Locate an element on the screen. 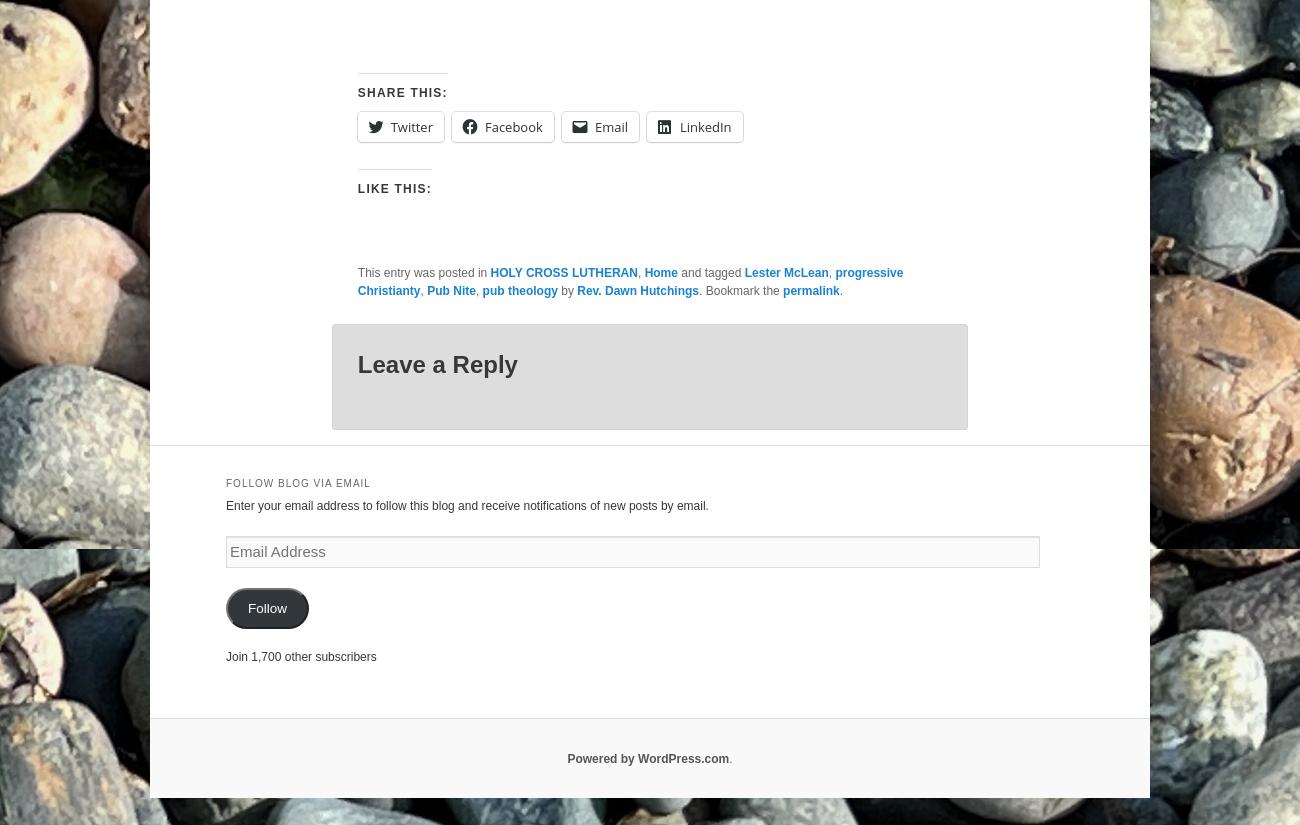 Image resolution: width=1300 pixels, height=825 pixels. 'permalink' is located at coordinates (809, 289).